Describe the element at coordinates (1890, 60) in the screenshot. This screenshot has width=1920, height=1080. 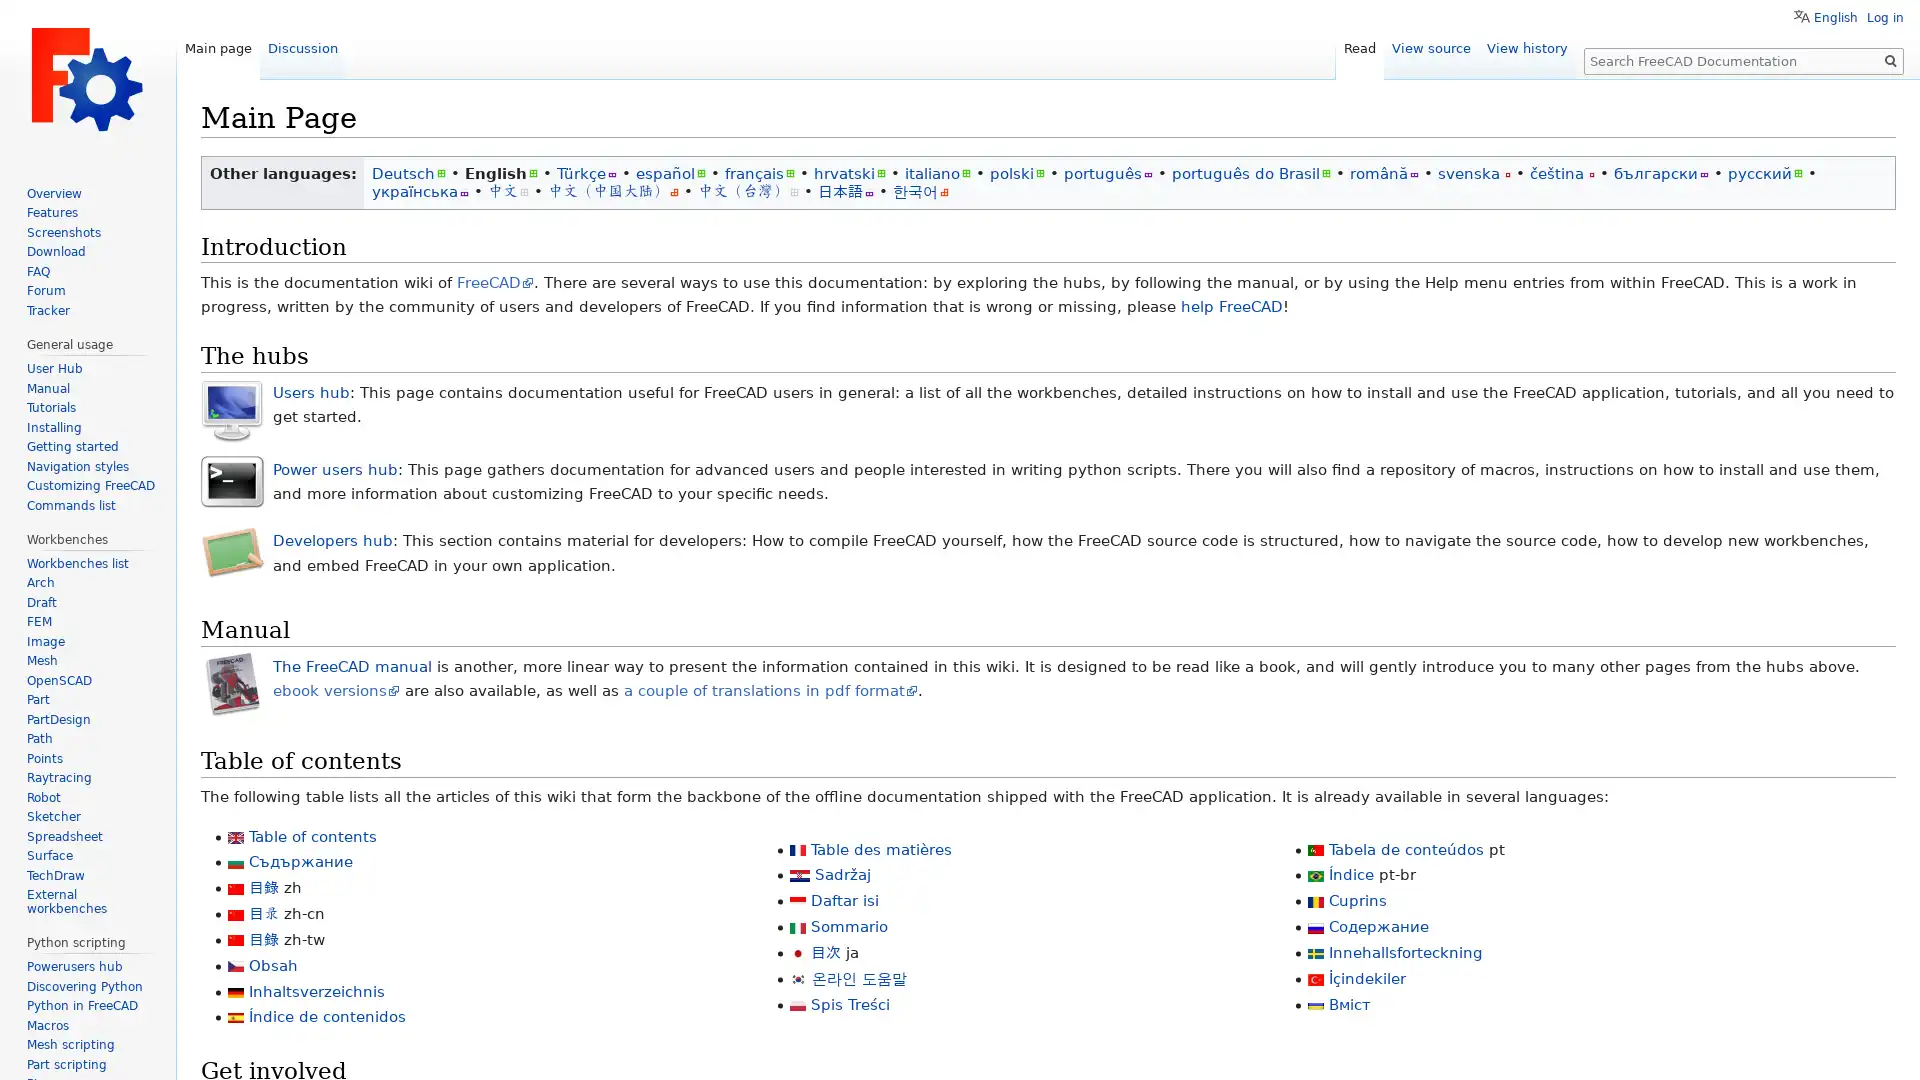
I see `Search` at that location.